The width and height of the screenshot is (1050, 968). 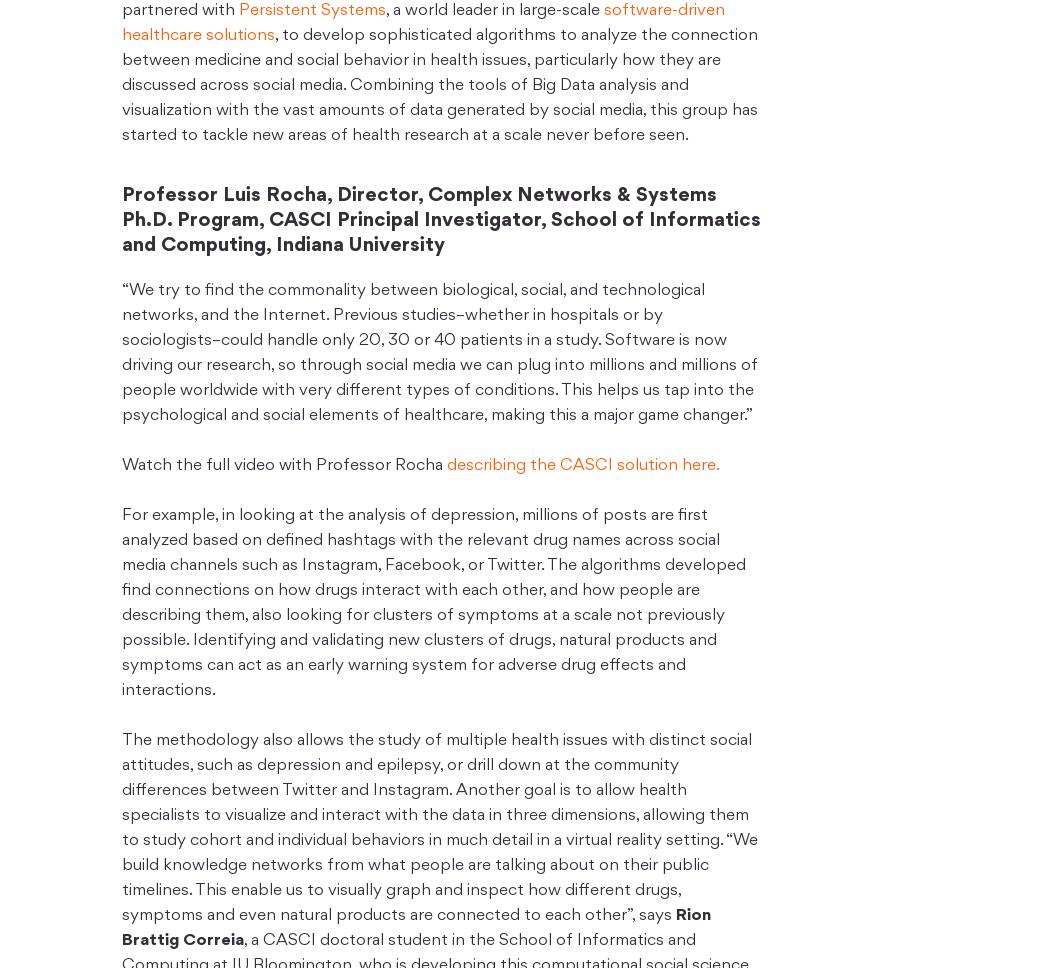 I want to click on 'For example, in looking at the analysis of depression, millions of posts are first analyzed based on defined hashtags with the relevant drug names across social media channels such as Instagram, Facebook, or Twitter. The algorithms developed find connections on how drugs interact with each other, and how people are describing them, also looking for clusters of symptoms at a scale not previously possible. Identifying and validating new clusters of drugs, natural products and symptoms can act as an early warning system for adverse drug effects and interactions.', so click(x=432, y=603).